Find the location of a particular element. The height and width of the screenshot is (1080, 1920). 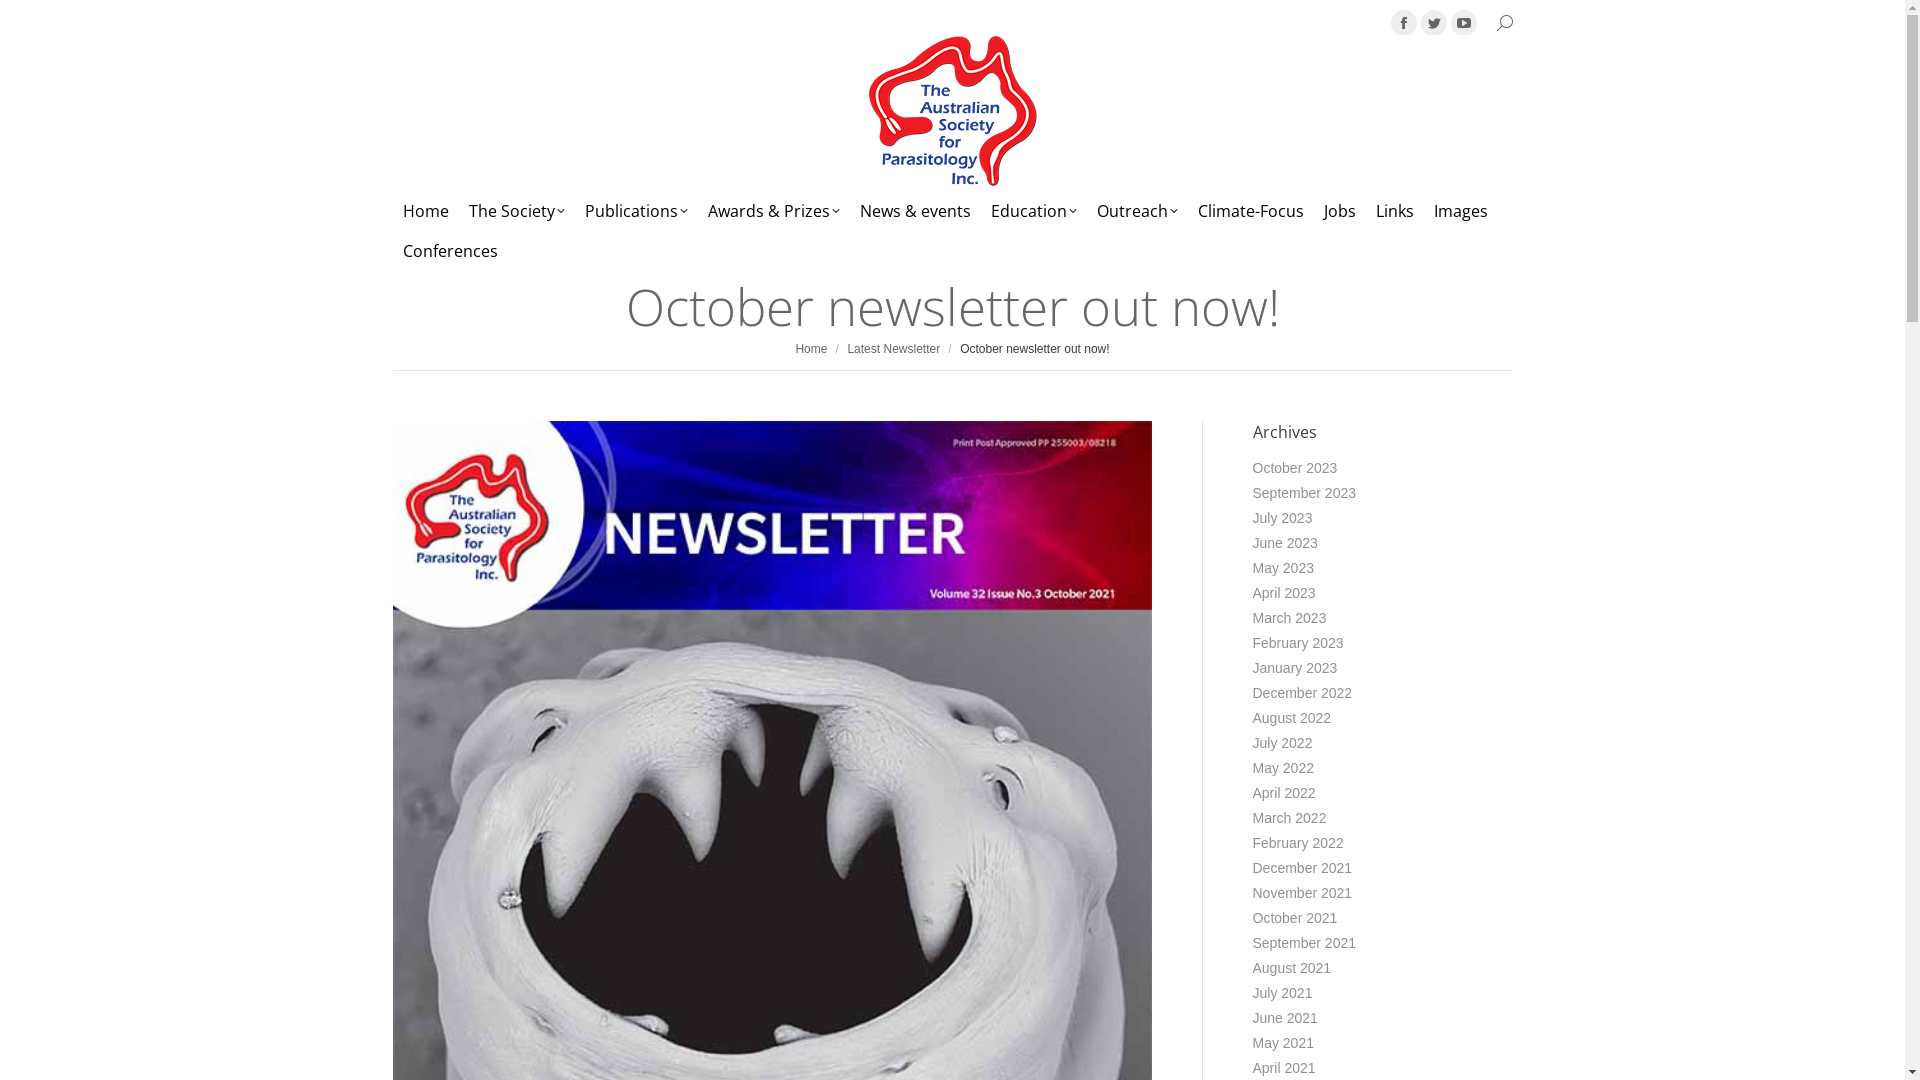

'December 2022' is located at coordinates (1301, 692).